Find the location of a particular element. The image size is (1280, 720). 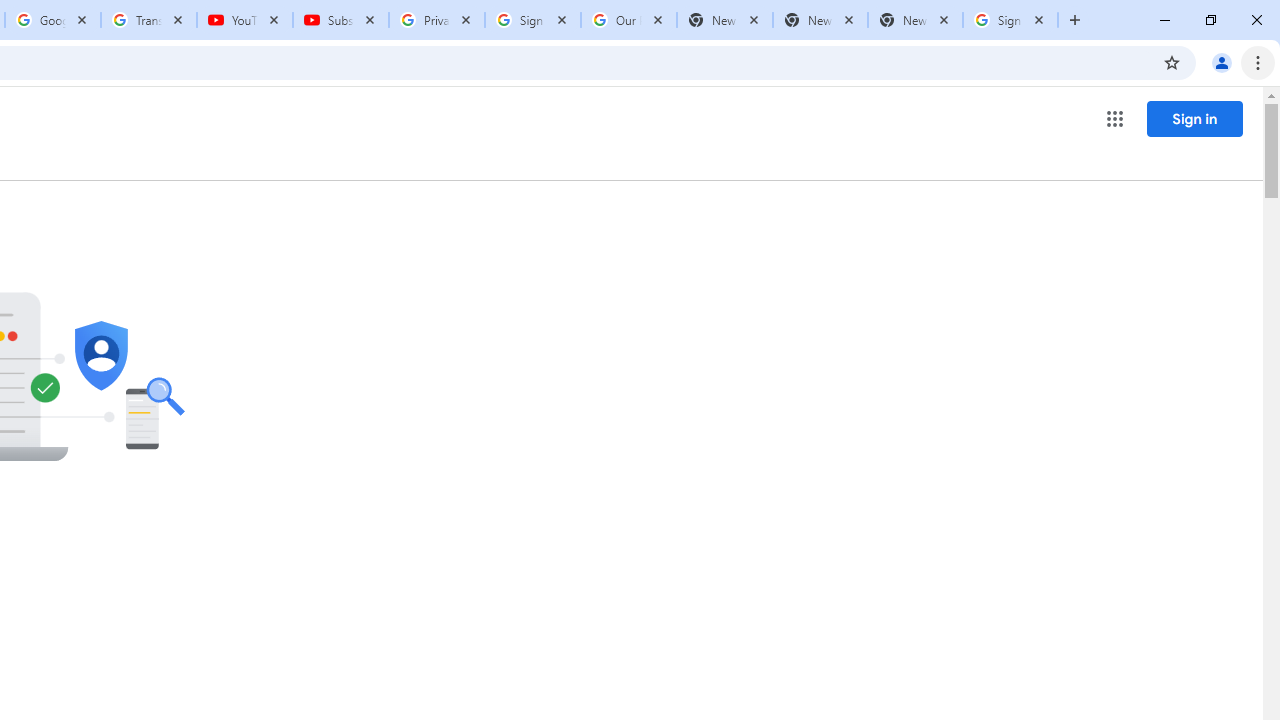

'Bookmark this tab' is located at coordinates (1171, 61).